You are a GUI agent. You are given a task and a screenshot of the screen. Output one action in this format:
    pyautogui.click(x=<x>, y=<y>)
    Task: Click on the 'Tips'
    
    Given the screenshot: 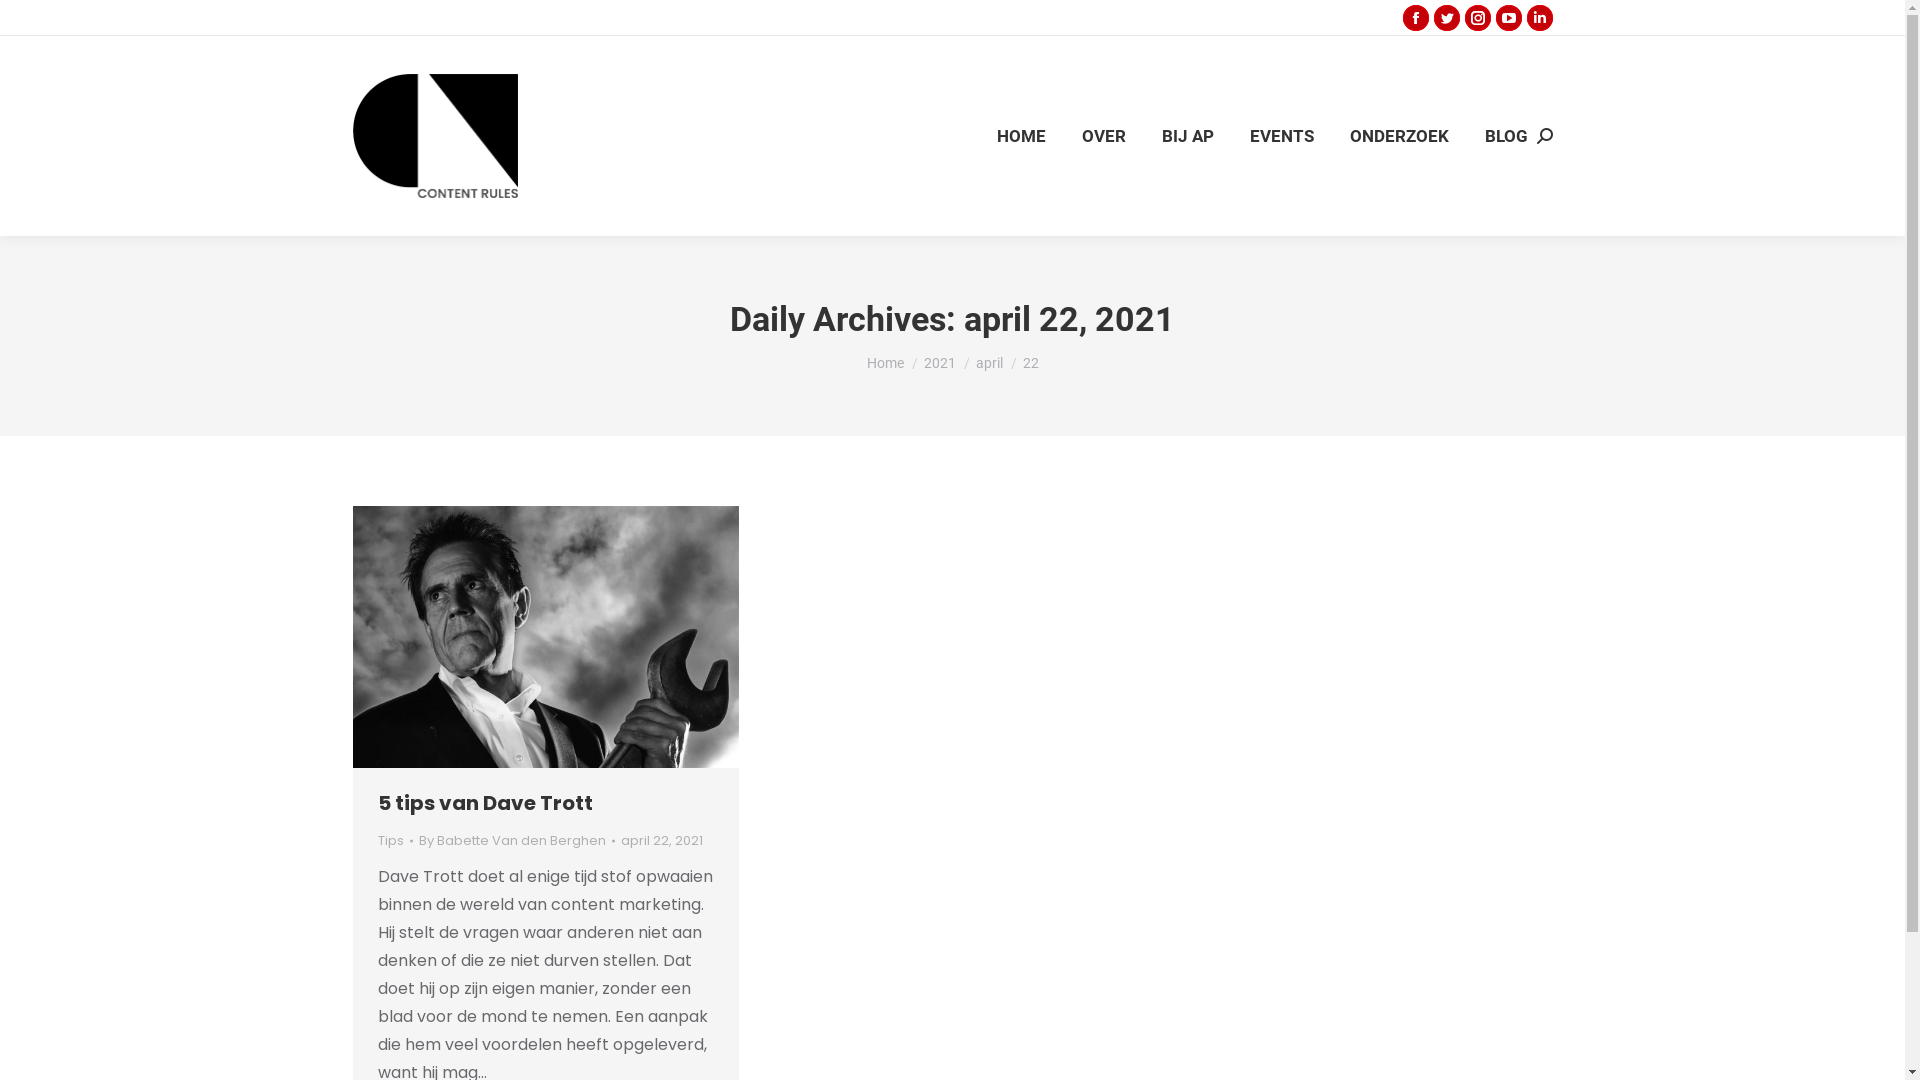 What is the action you would take?
    pyautogui.click(x=390, y=840)
    